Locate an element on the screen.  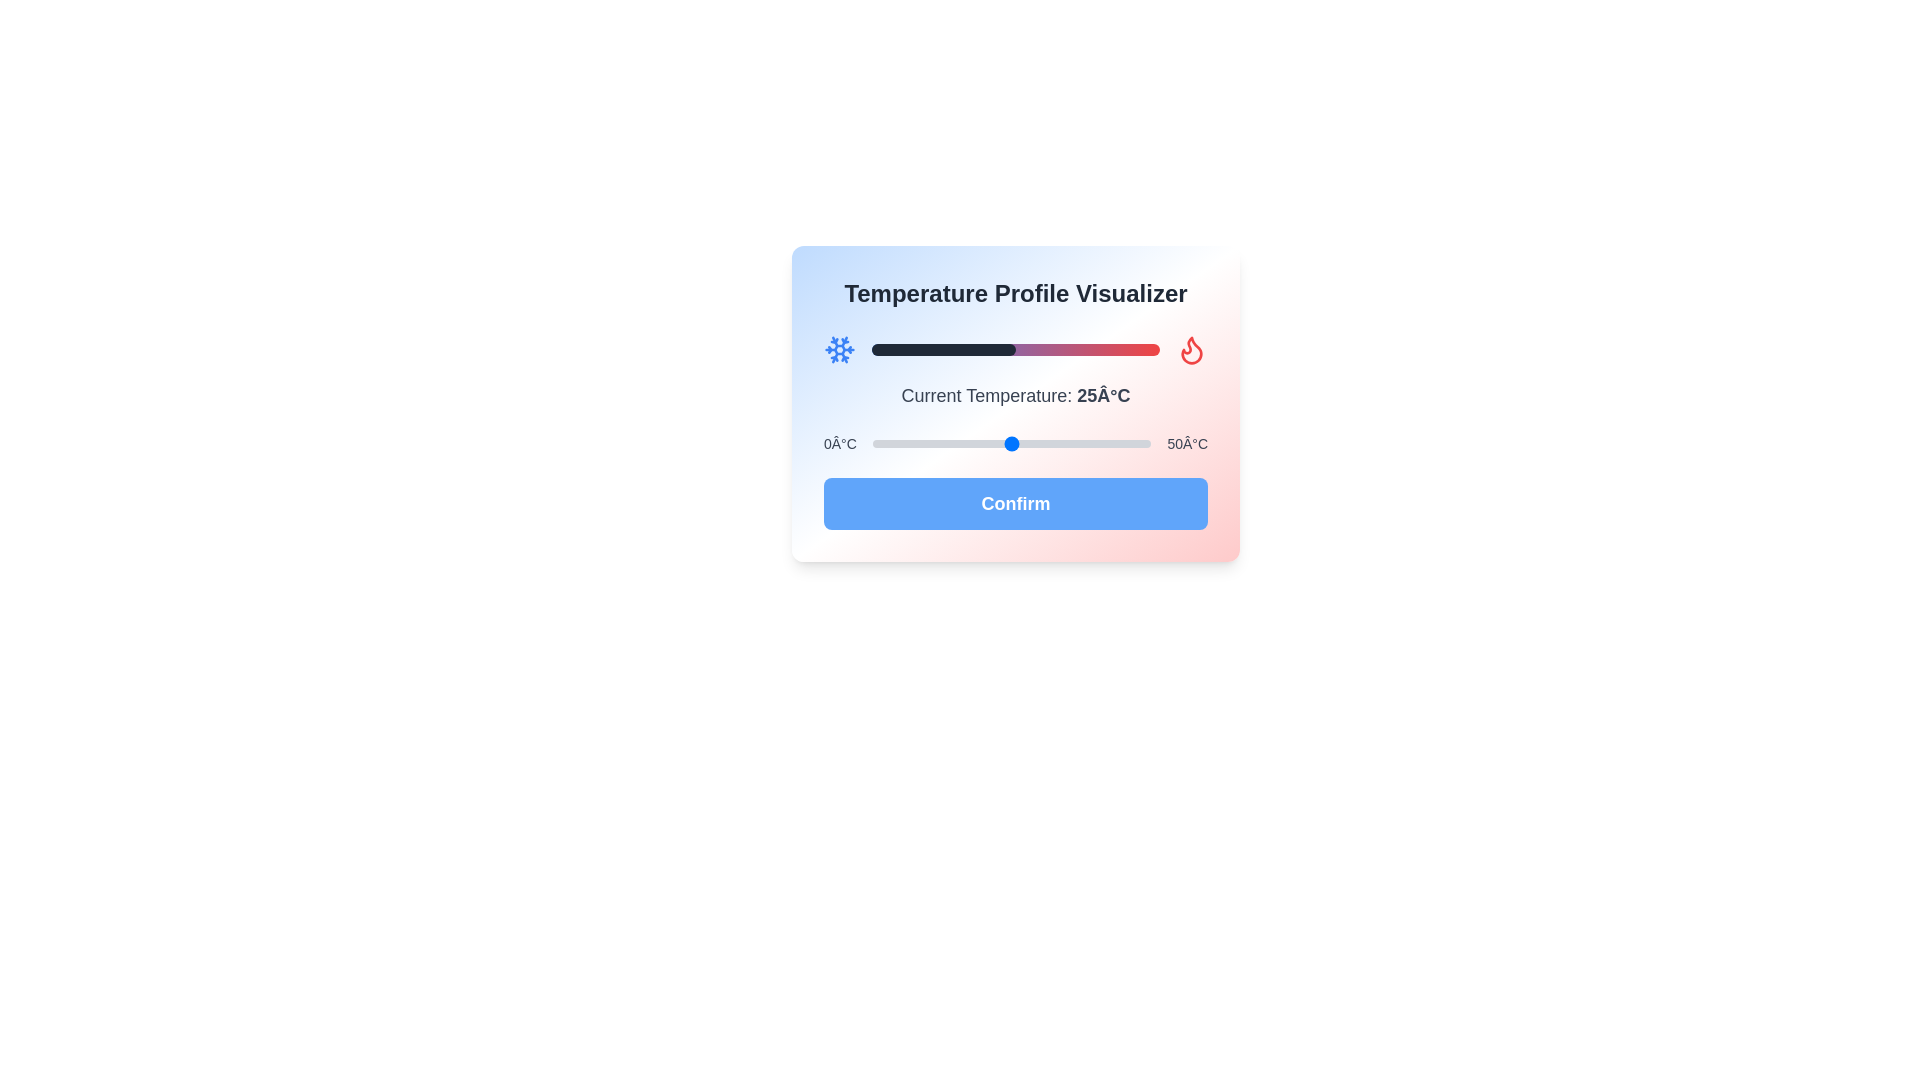
the flame icon to emphasize its state is located at coordinates (1191, 349).